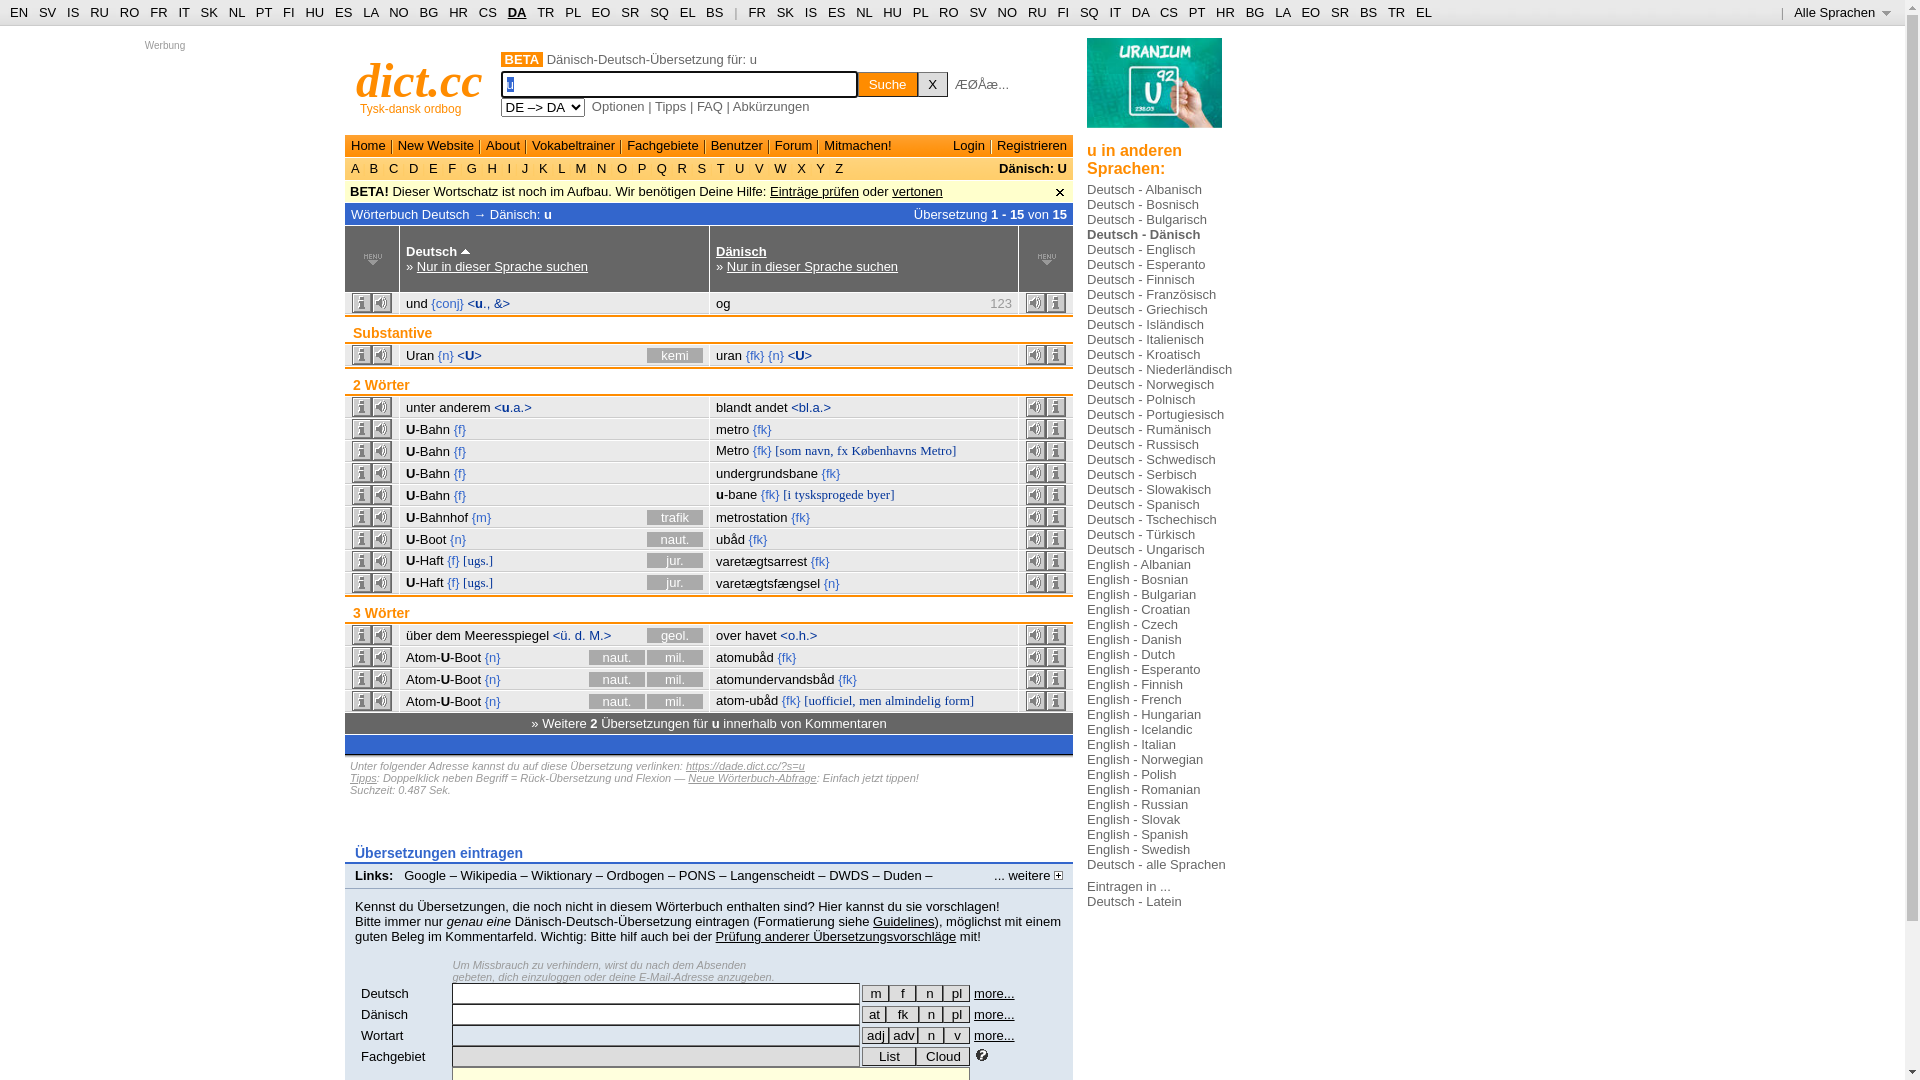 The height and width of the screenshot is (1080, 1920). I want to click on 'anderem', so click(463, 406).